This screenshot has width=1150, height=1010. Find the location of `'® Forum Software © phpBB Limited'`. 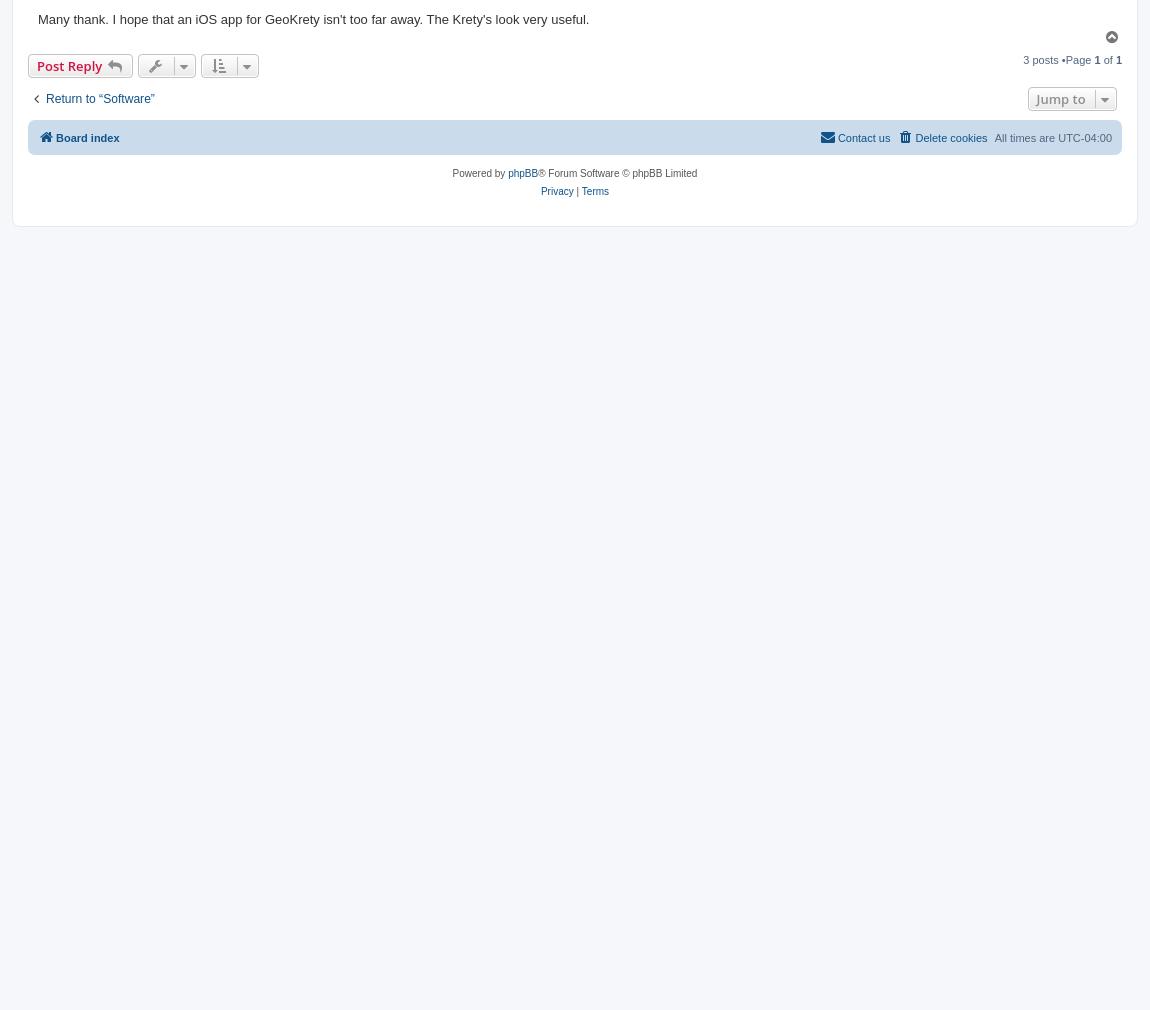

'® Forum Software © phpBB Limited' is located at coordinates (616, 172).